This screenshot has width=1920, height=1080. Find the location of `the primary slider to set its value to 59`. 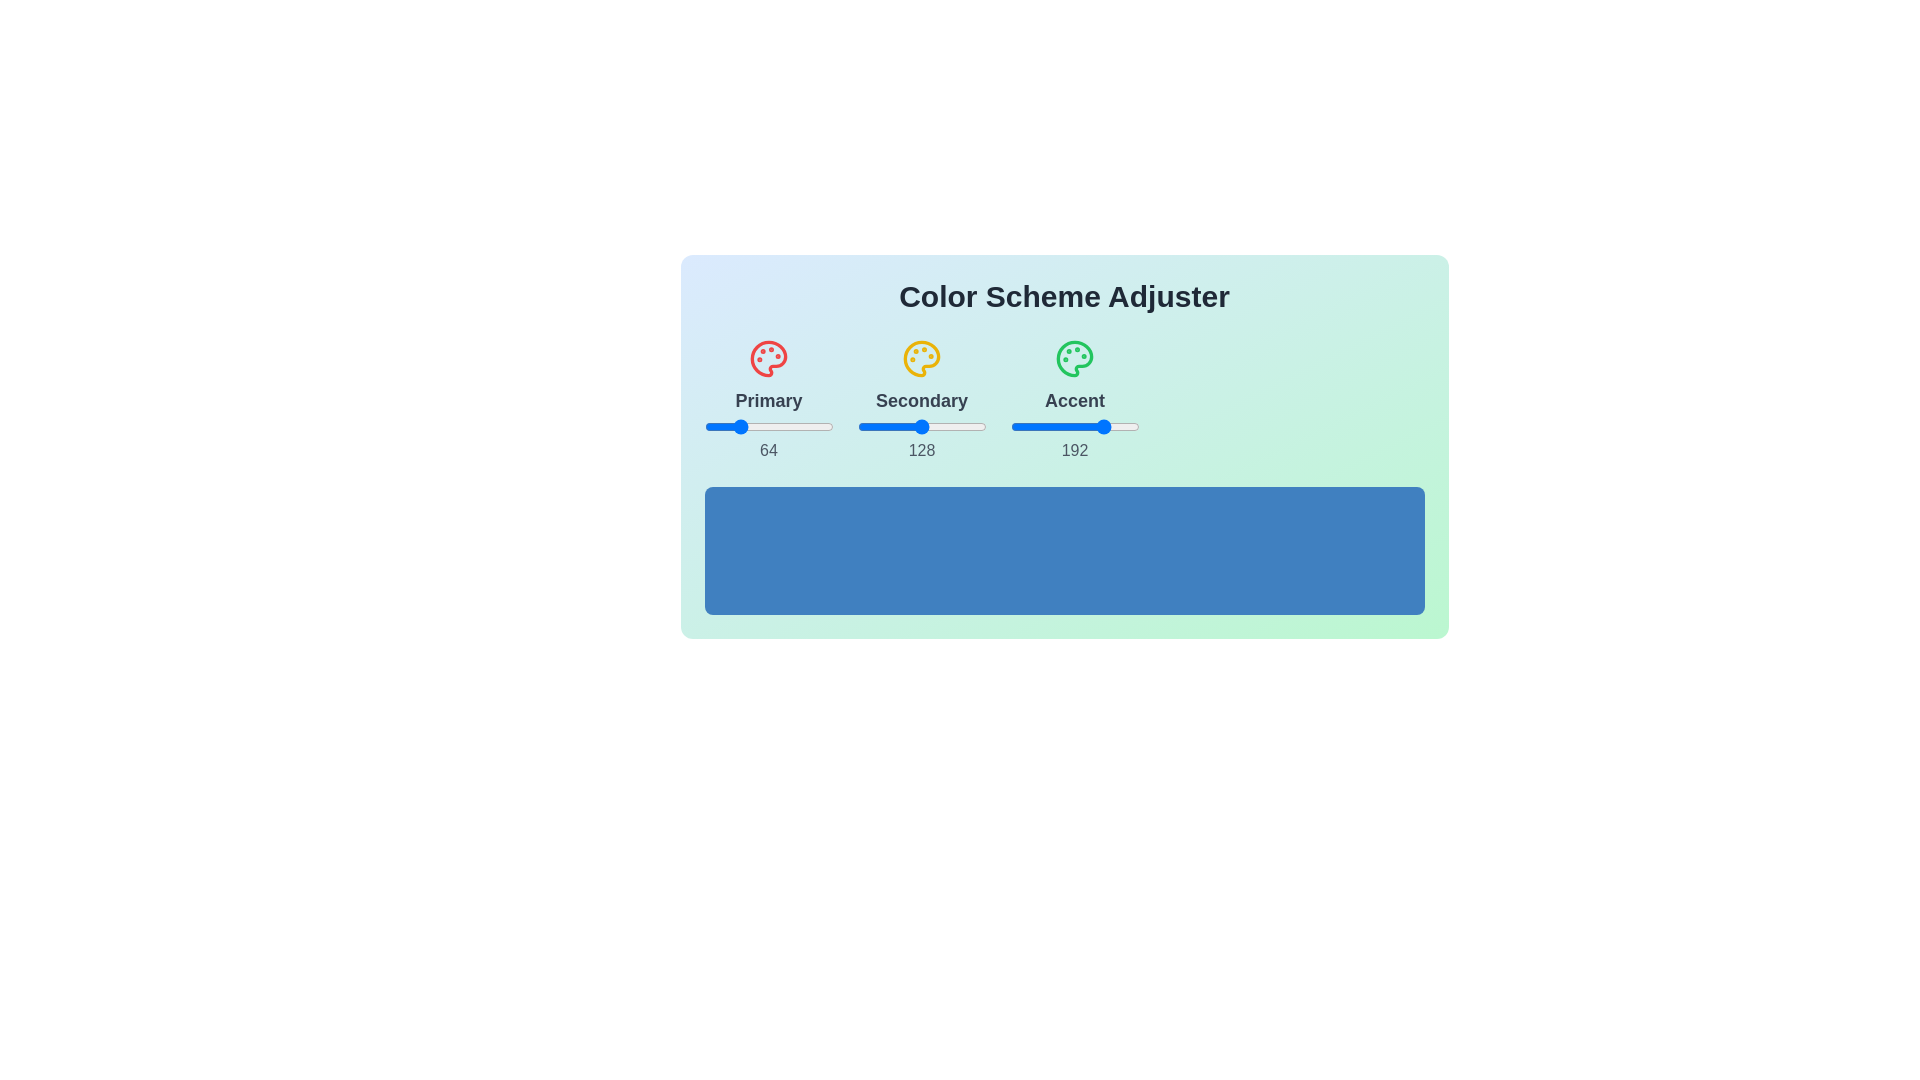

the primary slider to set its value to 59 is located at coordinates (733, 426).